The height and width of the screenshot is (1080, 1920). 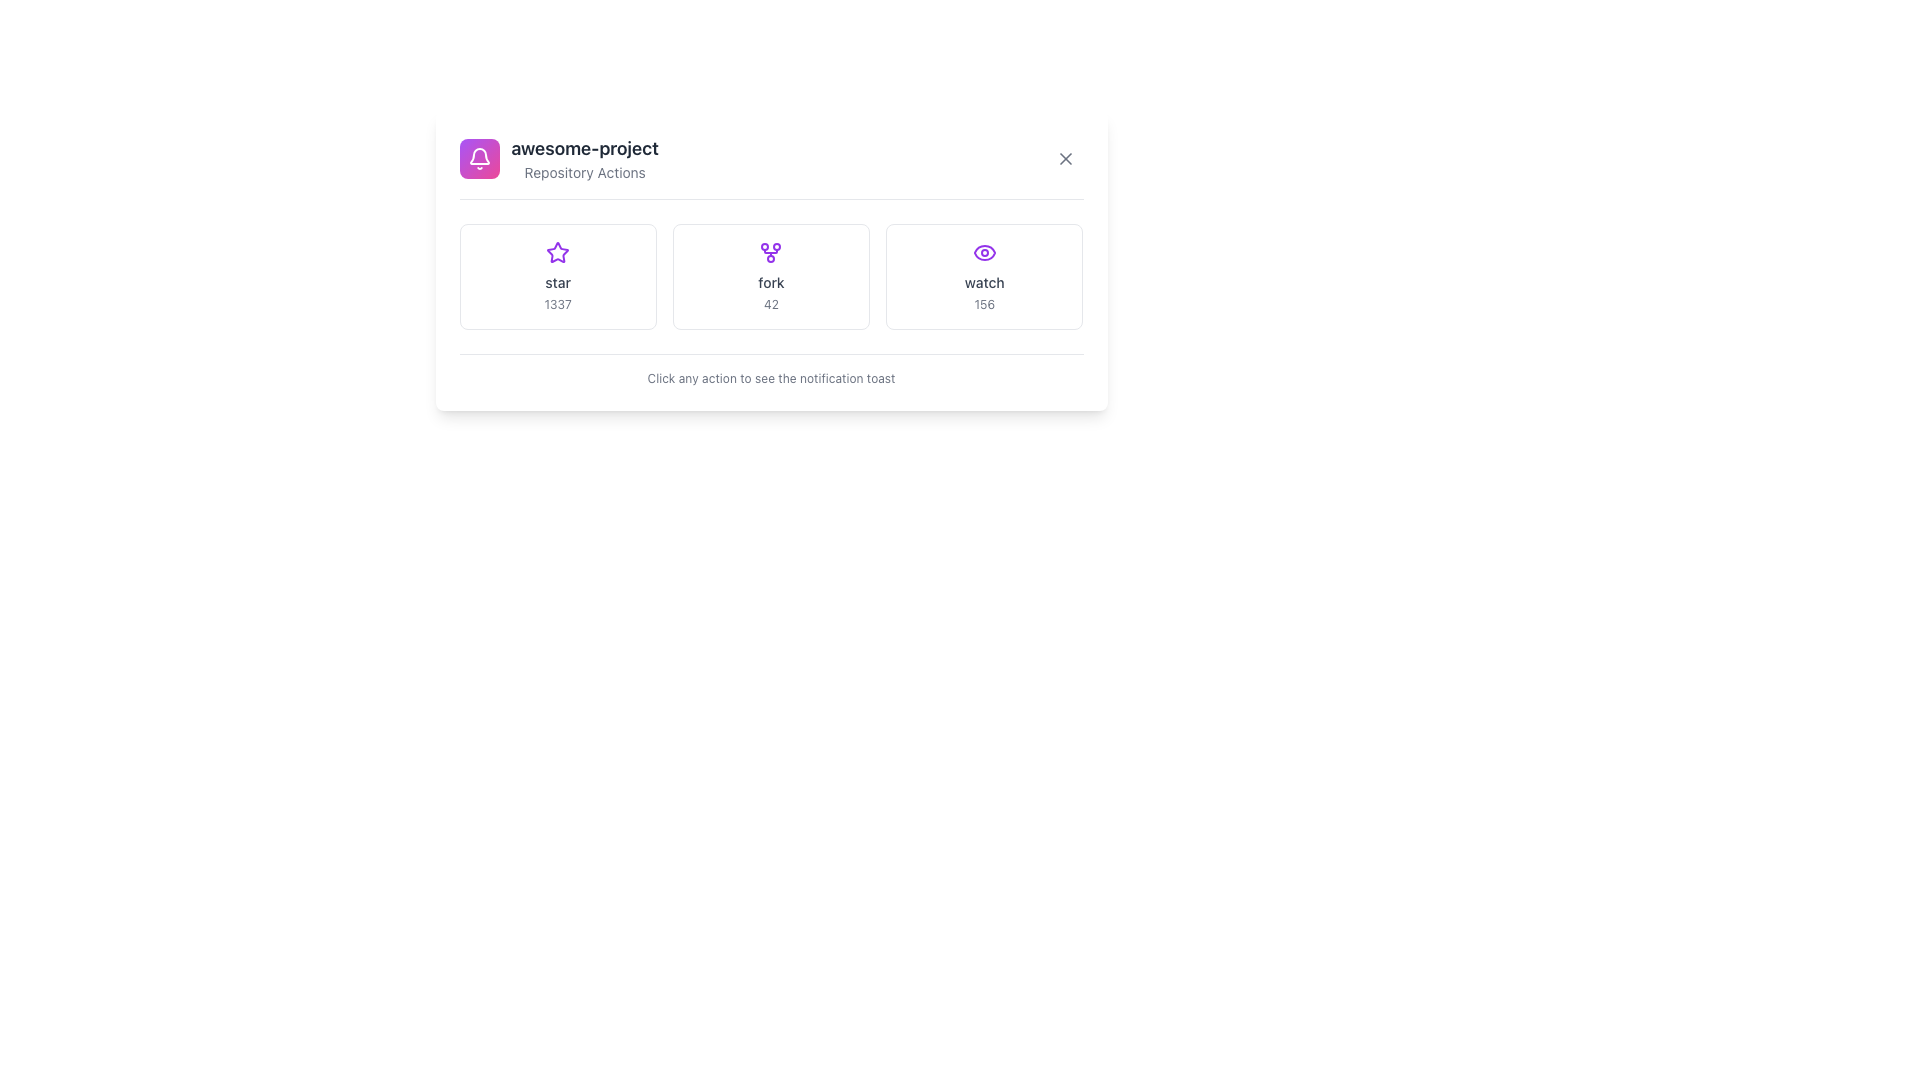 What do you see at coordinates (559, 157) in the screenshot?
I see `the informational header displaying the project title 'awesome-project' and the subtitle 'Repository Actions', which is located in the upper left corner of the modal and features a bell icon on the left` at bounding box center [559, 157].